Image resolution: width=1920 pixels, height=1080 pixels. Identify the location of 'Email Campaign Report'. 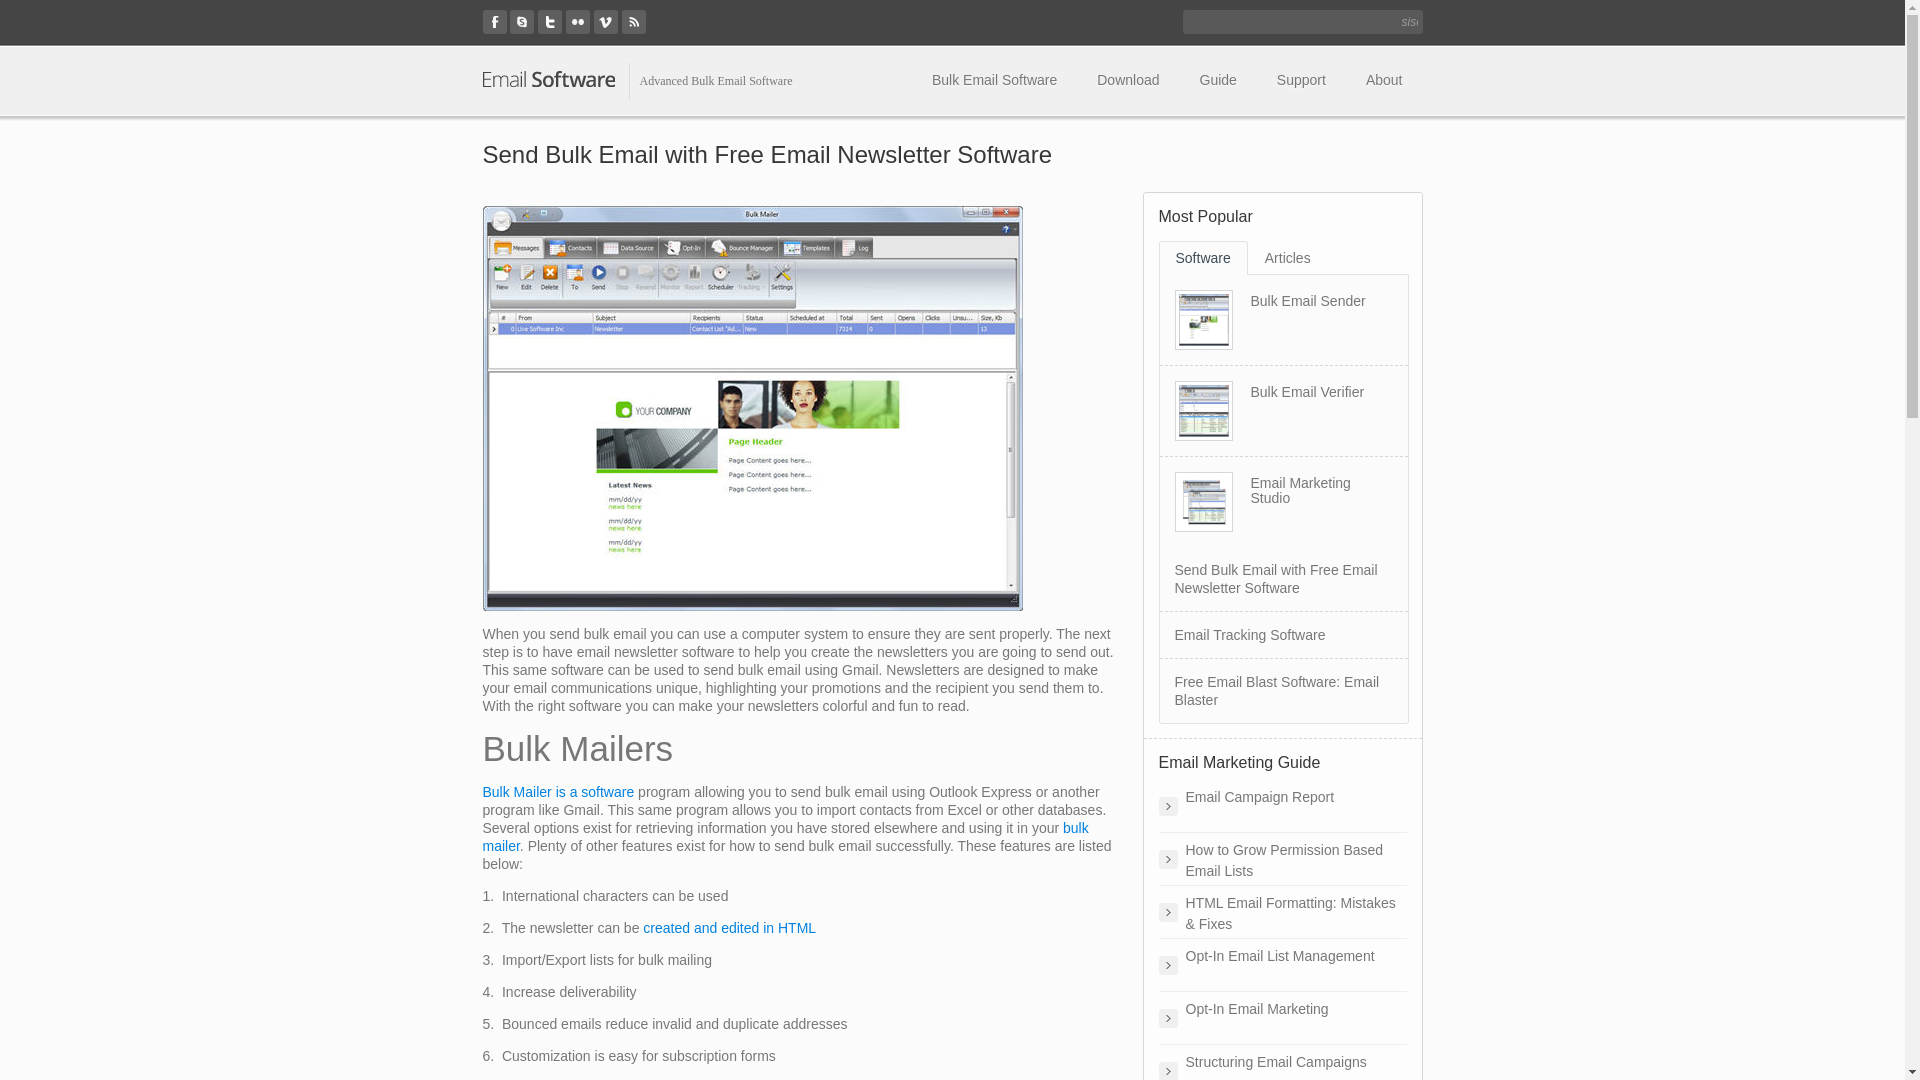
(1157, 805).